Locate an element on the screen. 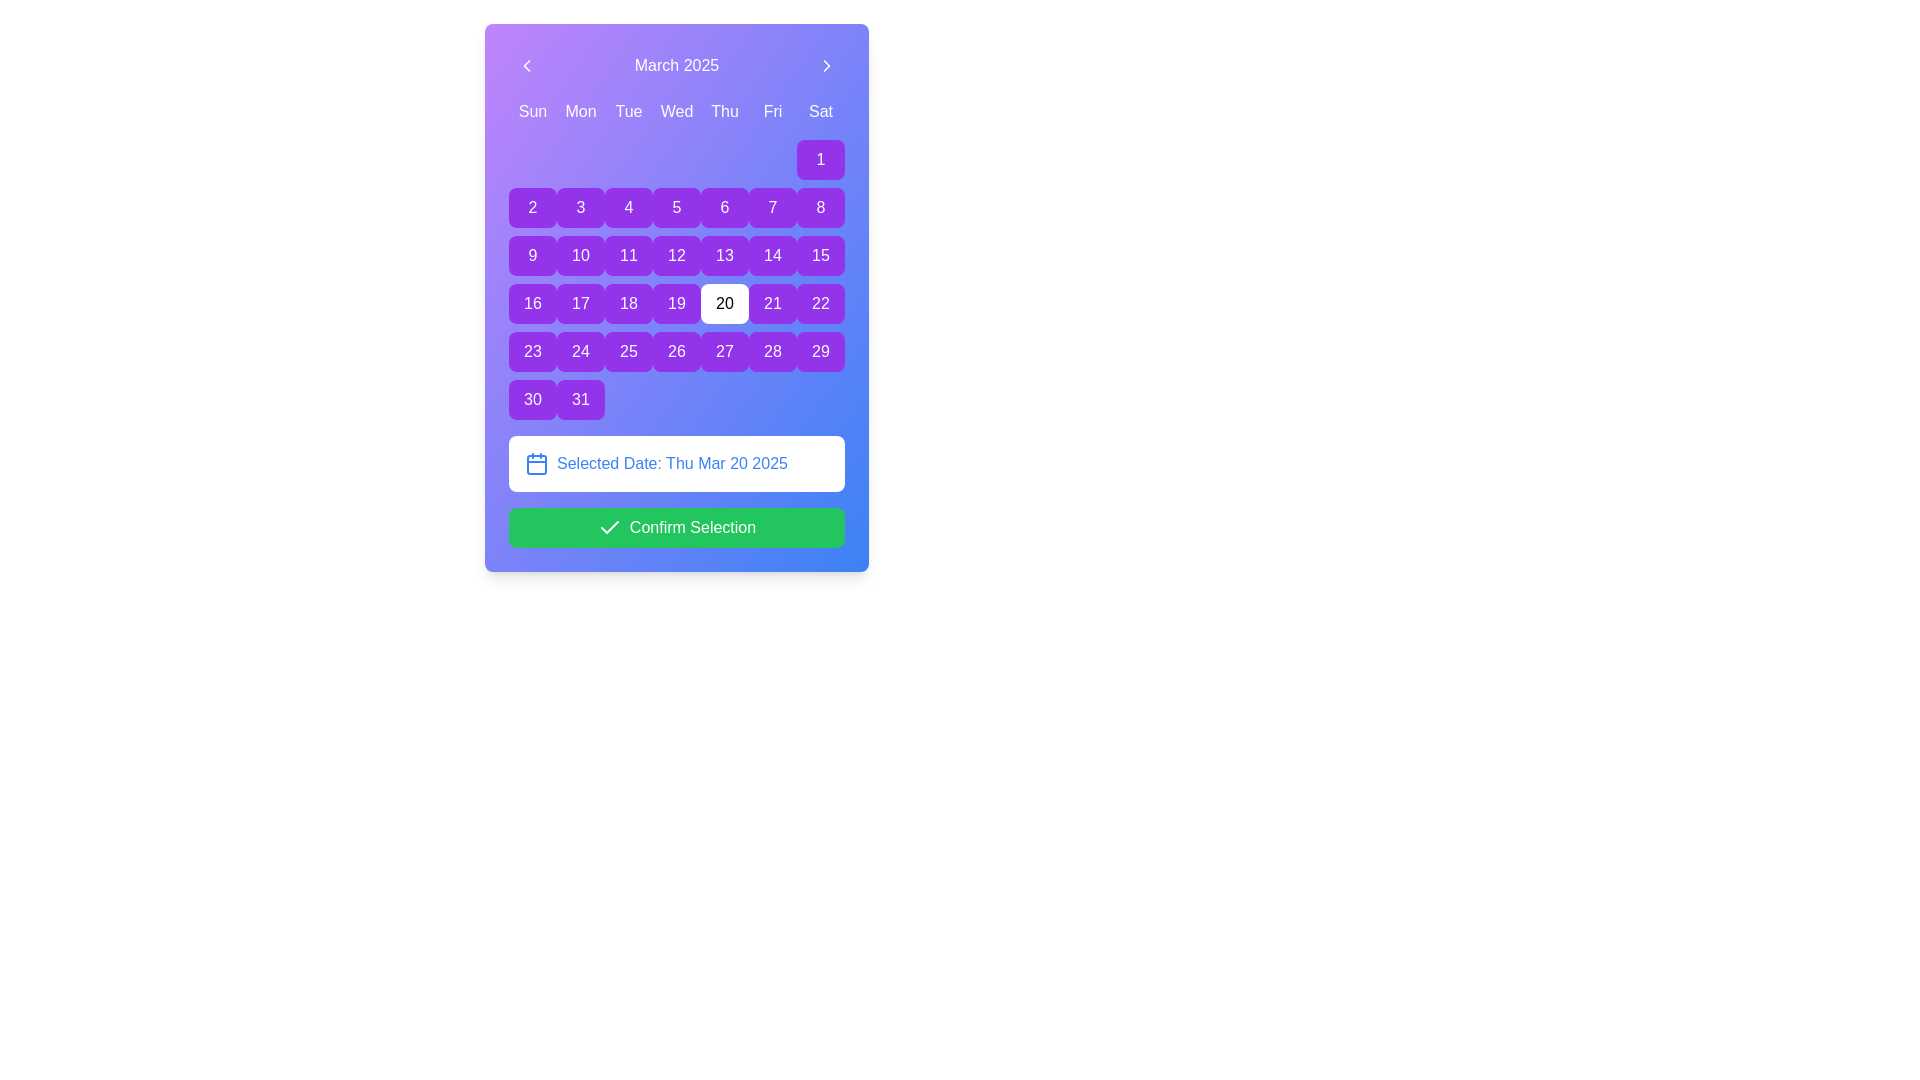  the button located in the third row and second column of the calendar grid is located at coordinates (579, 304).